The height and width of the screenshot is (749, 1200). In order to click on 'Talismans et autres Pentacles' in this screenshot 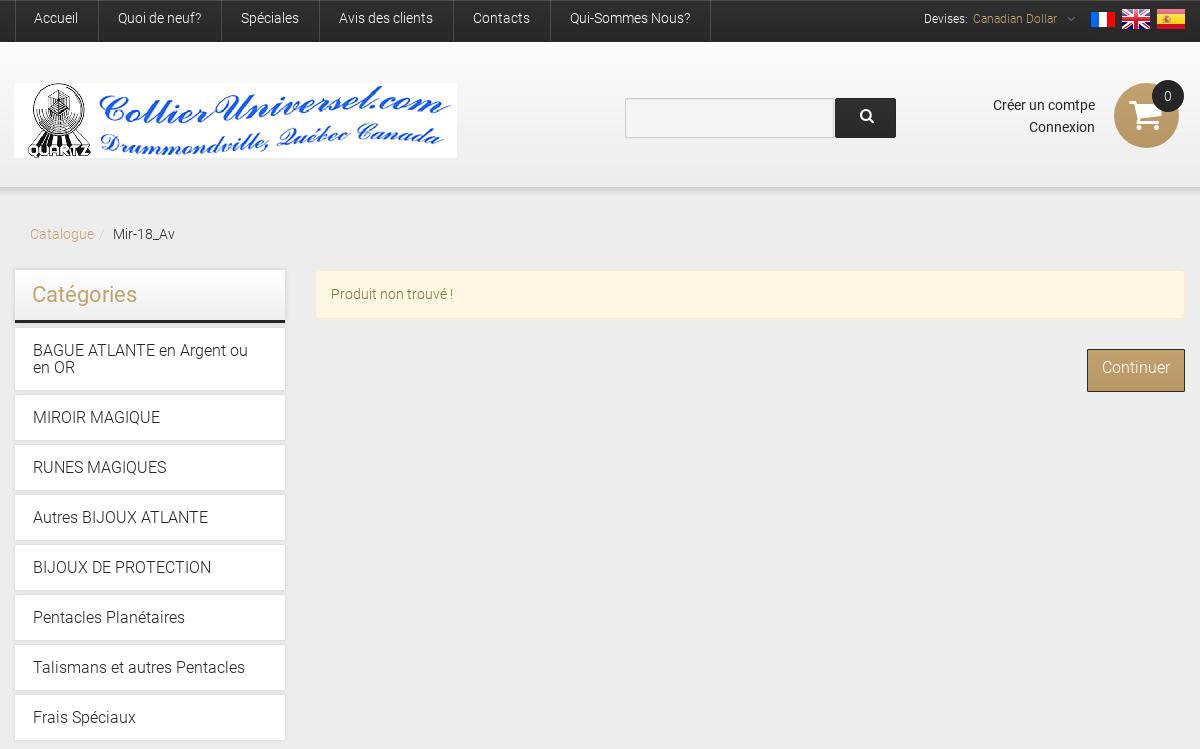, I will do `click(33, 667)`.